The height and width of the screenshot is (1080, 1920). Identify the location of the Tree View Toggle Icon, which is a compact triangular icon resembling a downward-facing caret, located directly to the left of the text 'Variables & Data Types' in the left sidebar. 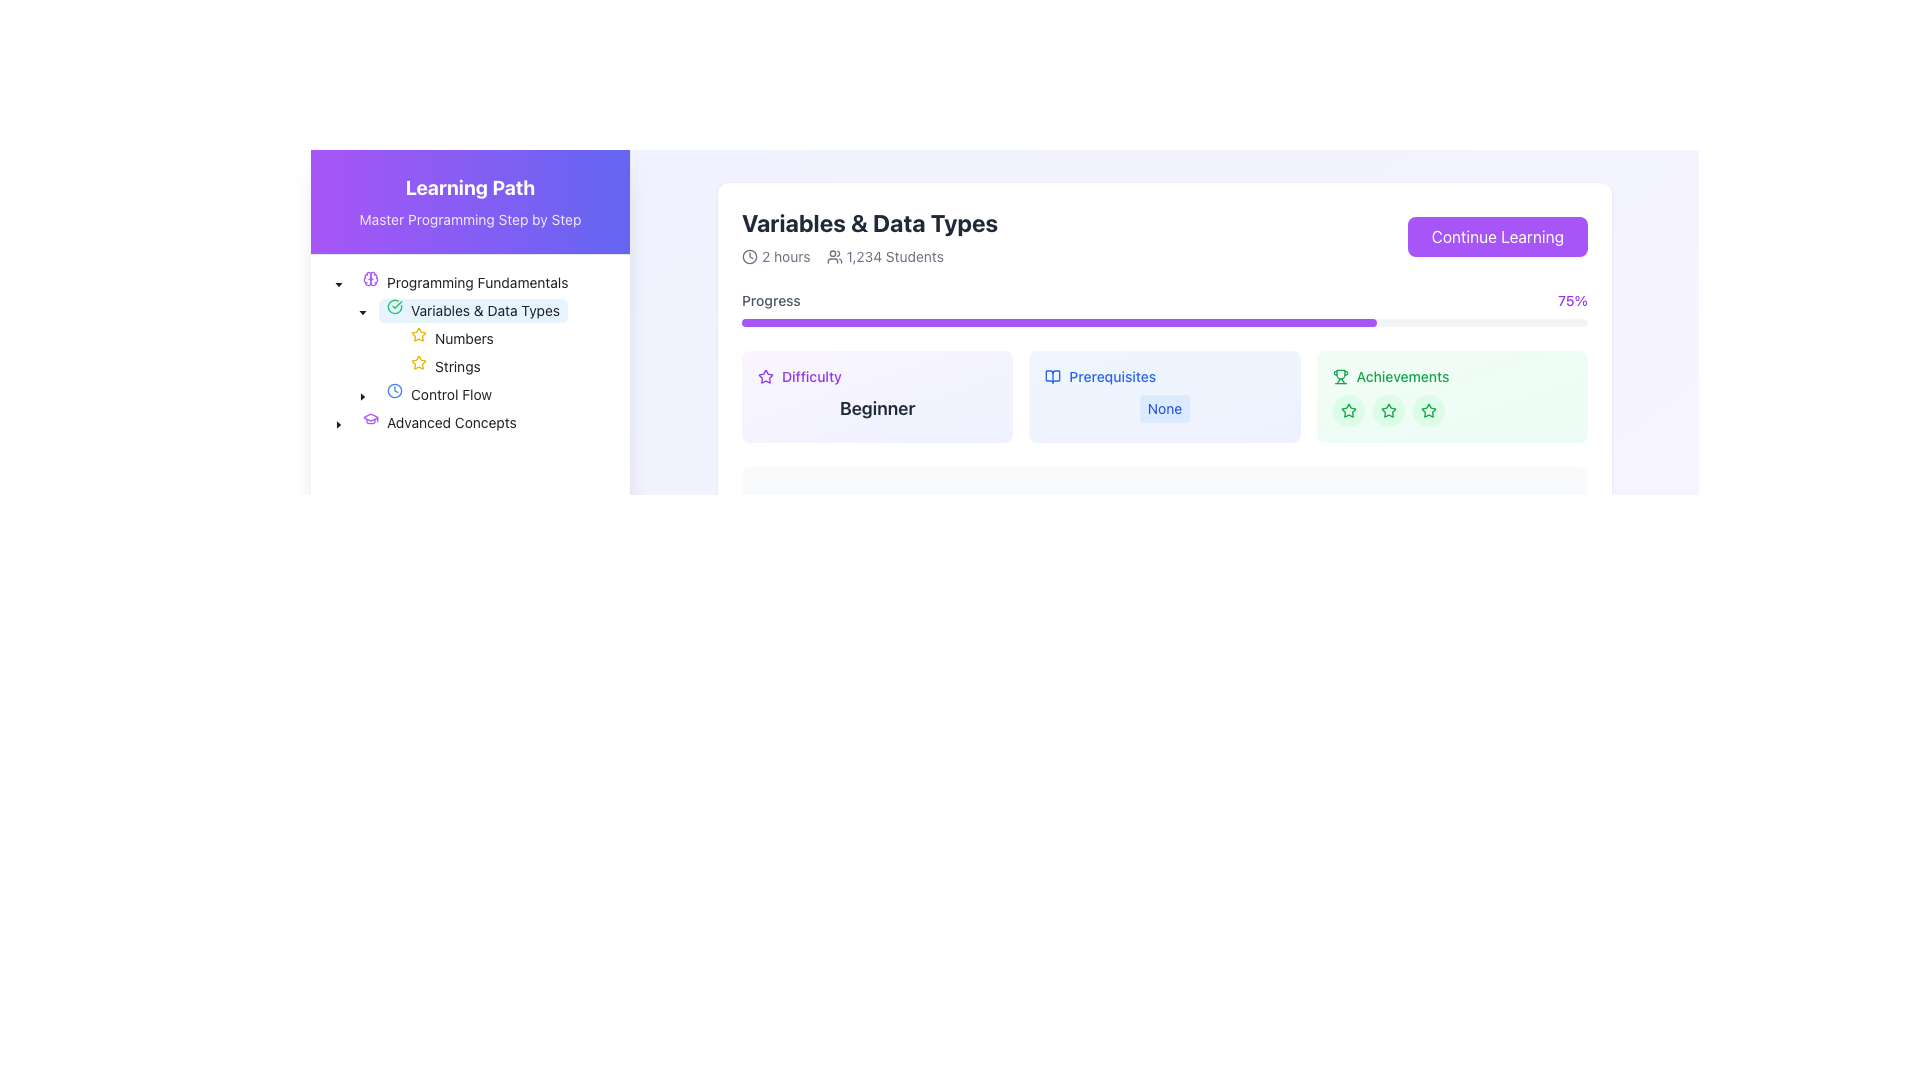
(363, 311).